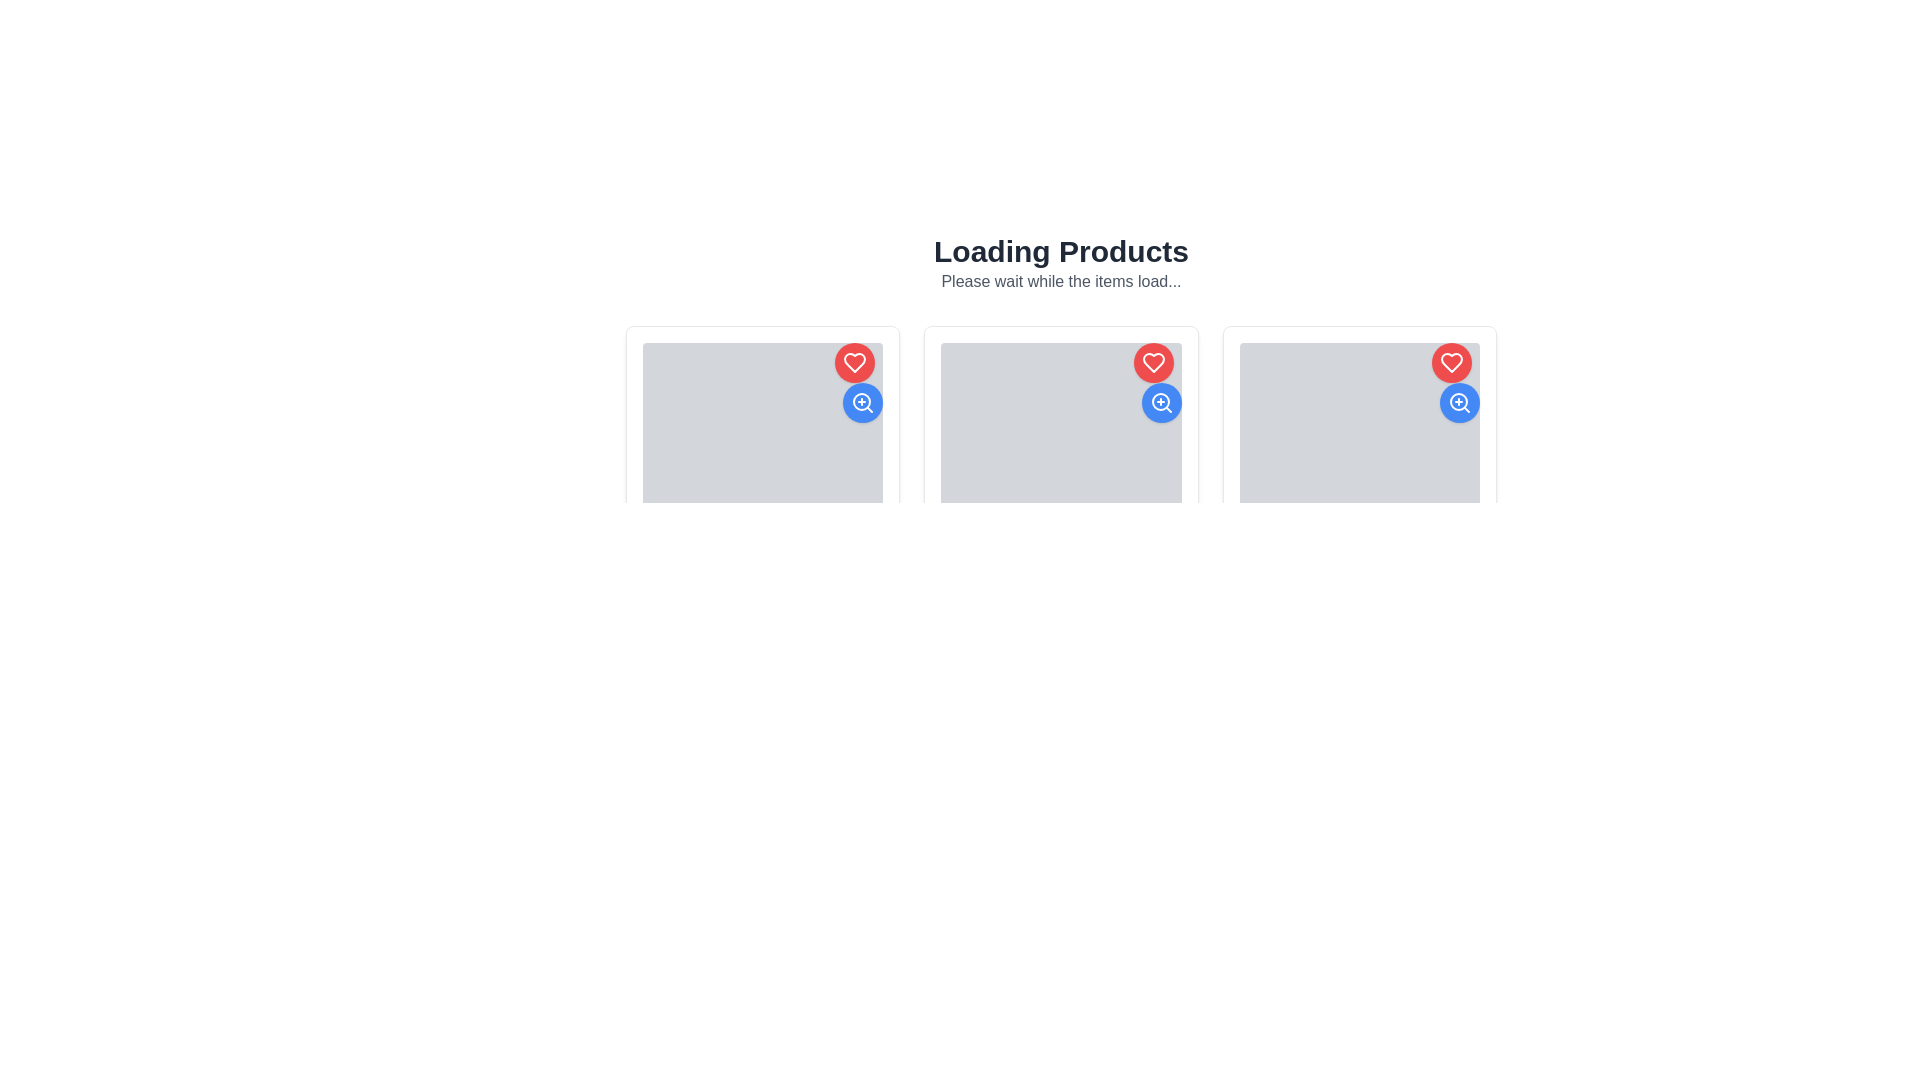 Image resolution: width=1920 pixels, height=1080 pixels. What do you see at coordinates (1451, 362) in the screenshot?
I see `the heart icon button in the top-right corner of the leftmost product card` at bounding box center [1451, 362].